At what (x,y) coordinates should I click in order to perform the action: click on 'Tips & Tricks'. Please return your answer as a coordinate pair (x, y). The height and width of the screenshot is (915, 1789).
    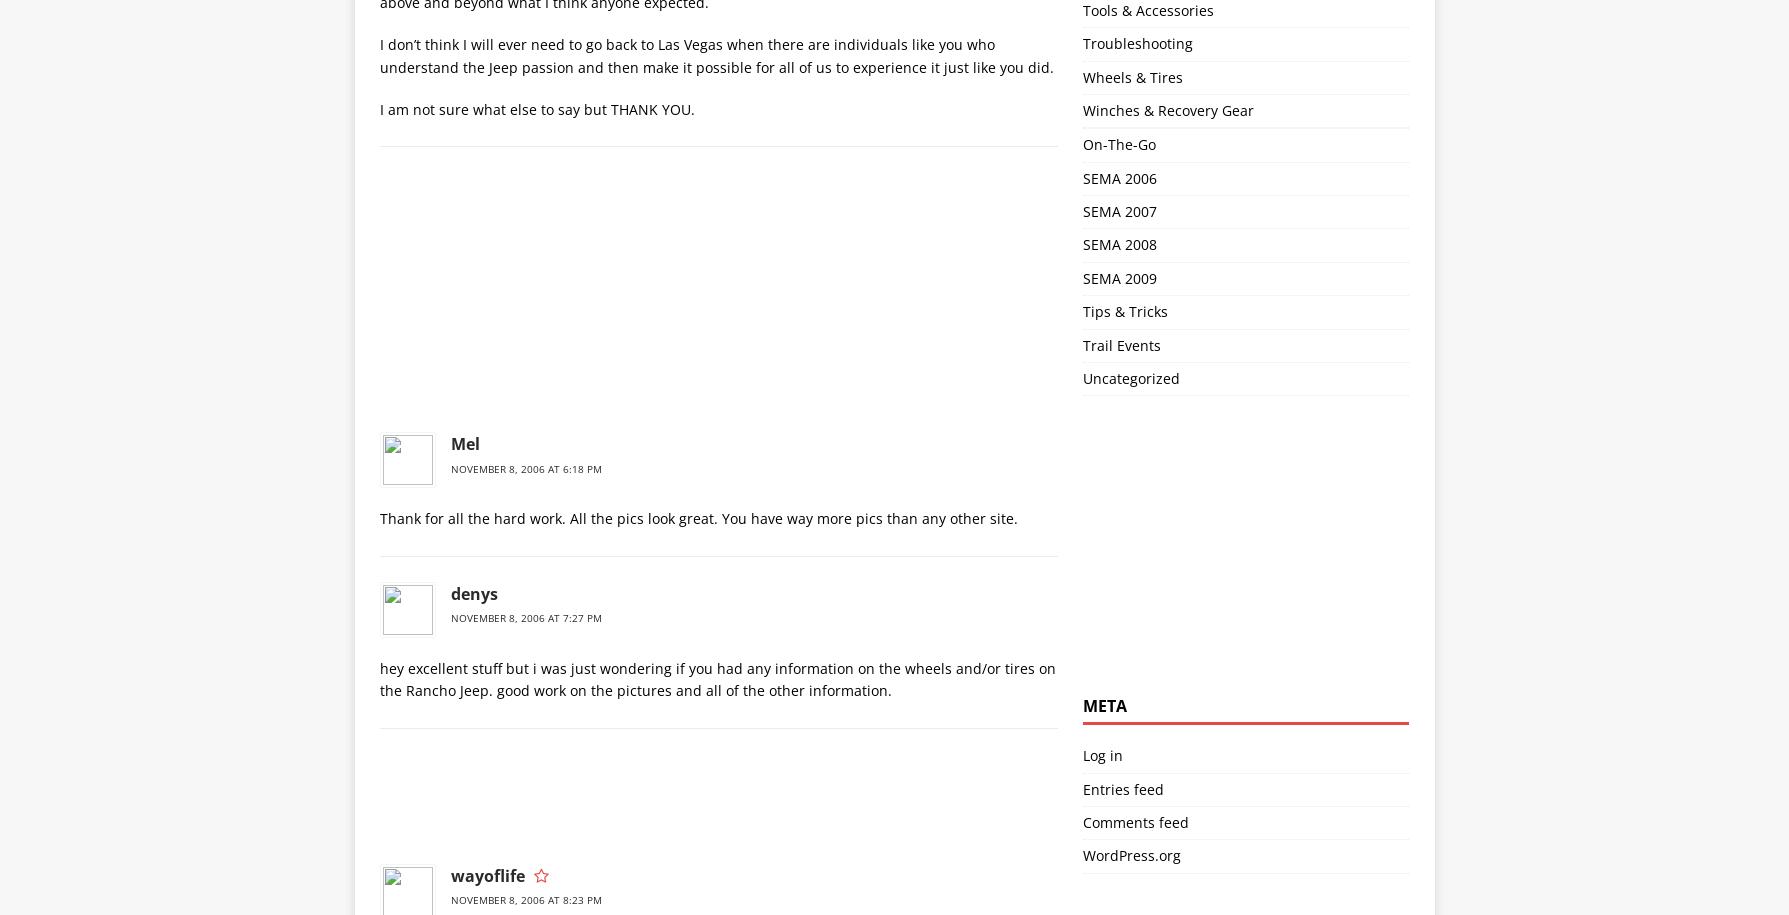
    Looking at the image, I should click on (1124, 311).